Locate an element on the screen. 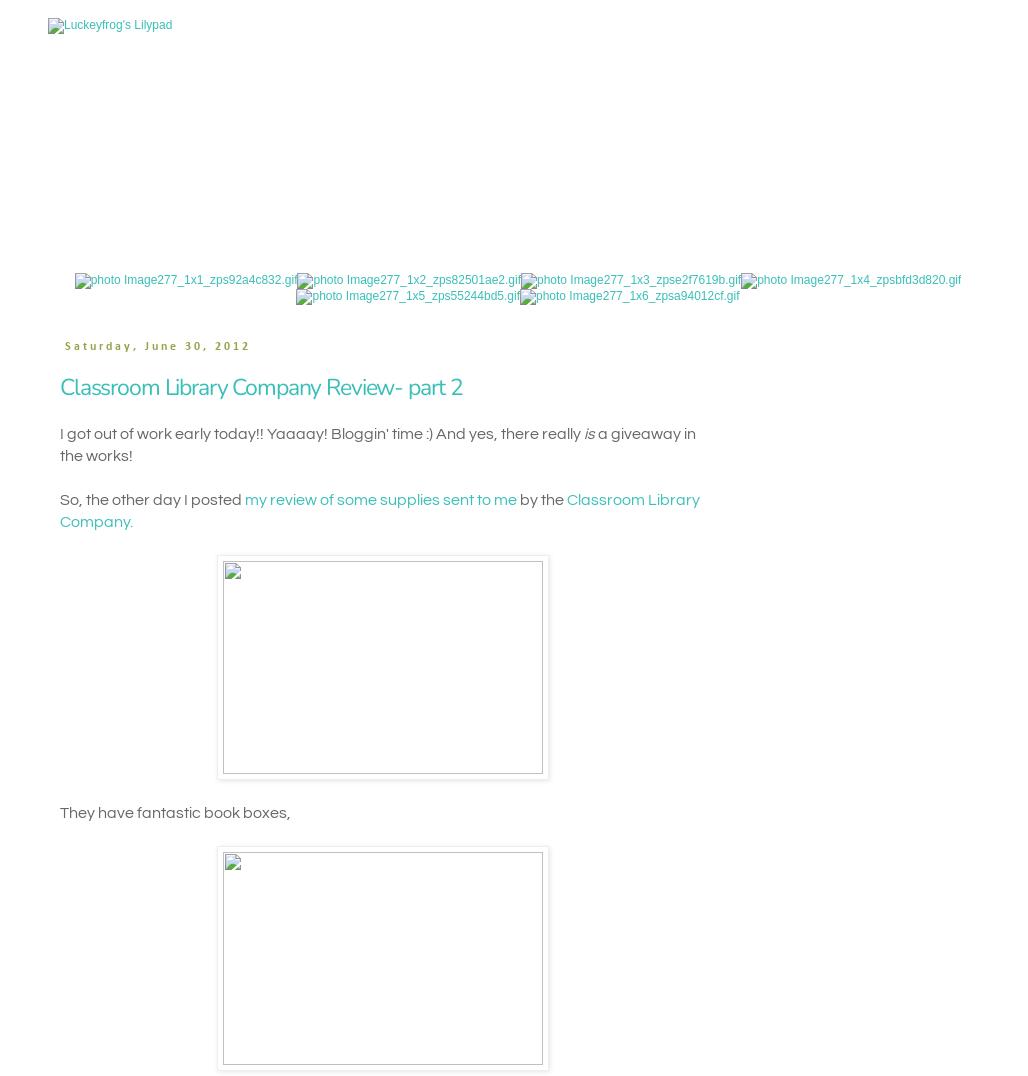 This screenshot has height=1076, width=1028. 'Classroom Library Company.' is located at coordinates (378, 510).